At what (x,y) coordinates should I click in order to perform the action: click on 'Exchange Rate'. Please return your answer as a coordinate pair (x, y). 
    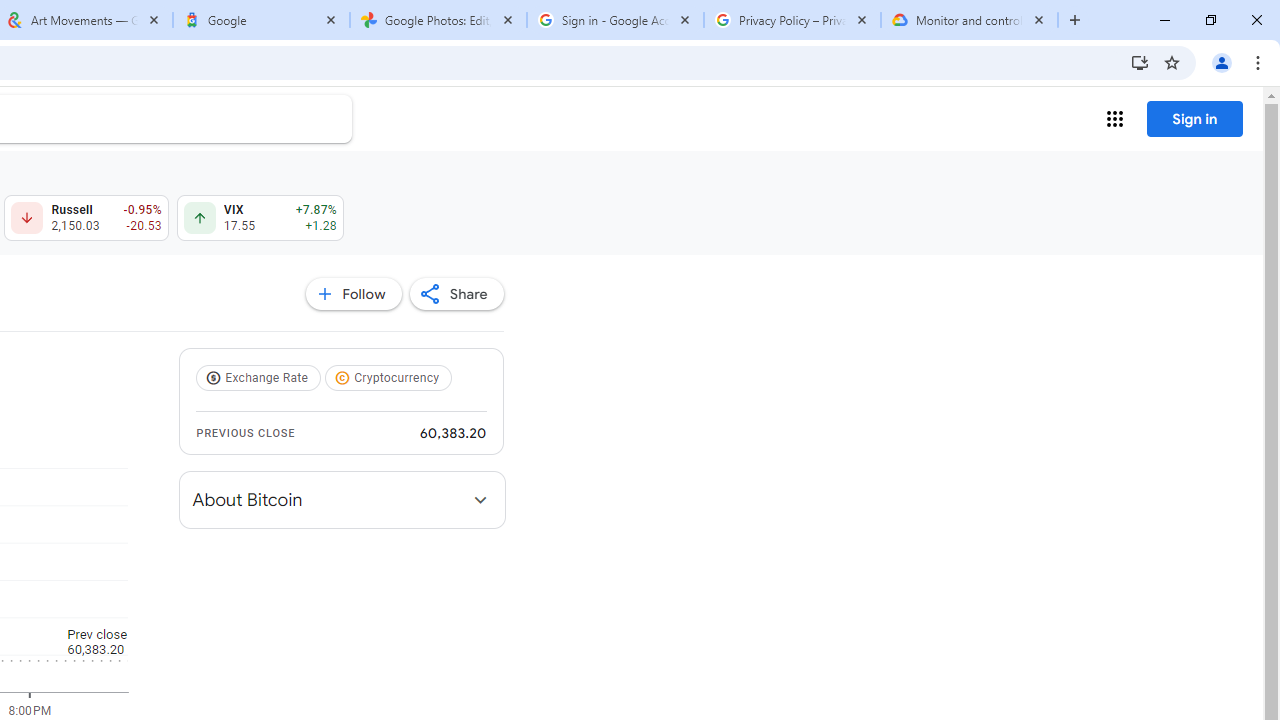
    Looking at the image, I should click on (260, 378).